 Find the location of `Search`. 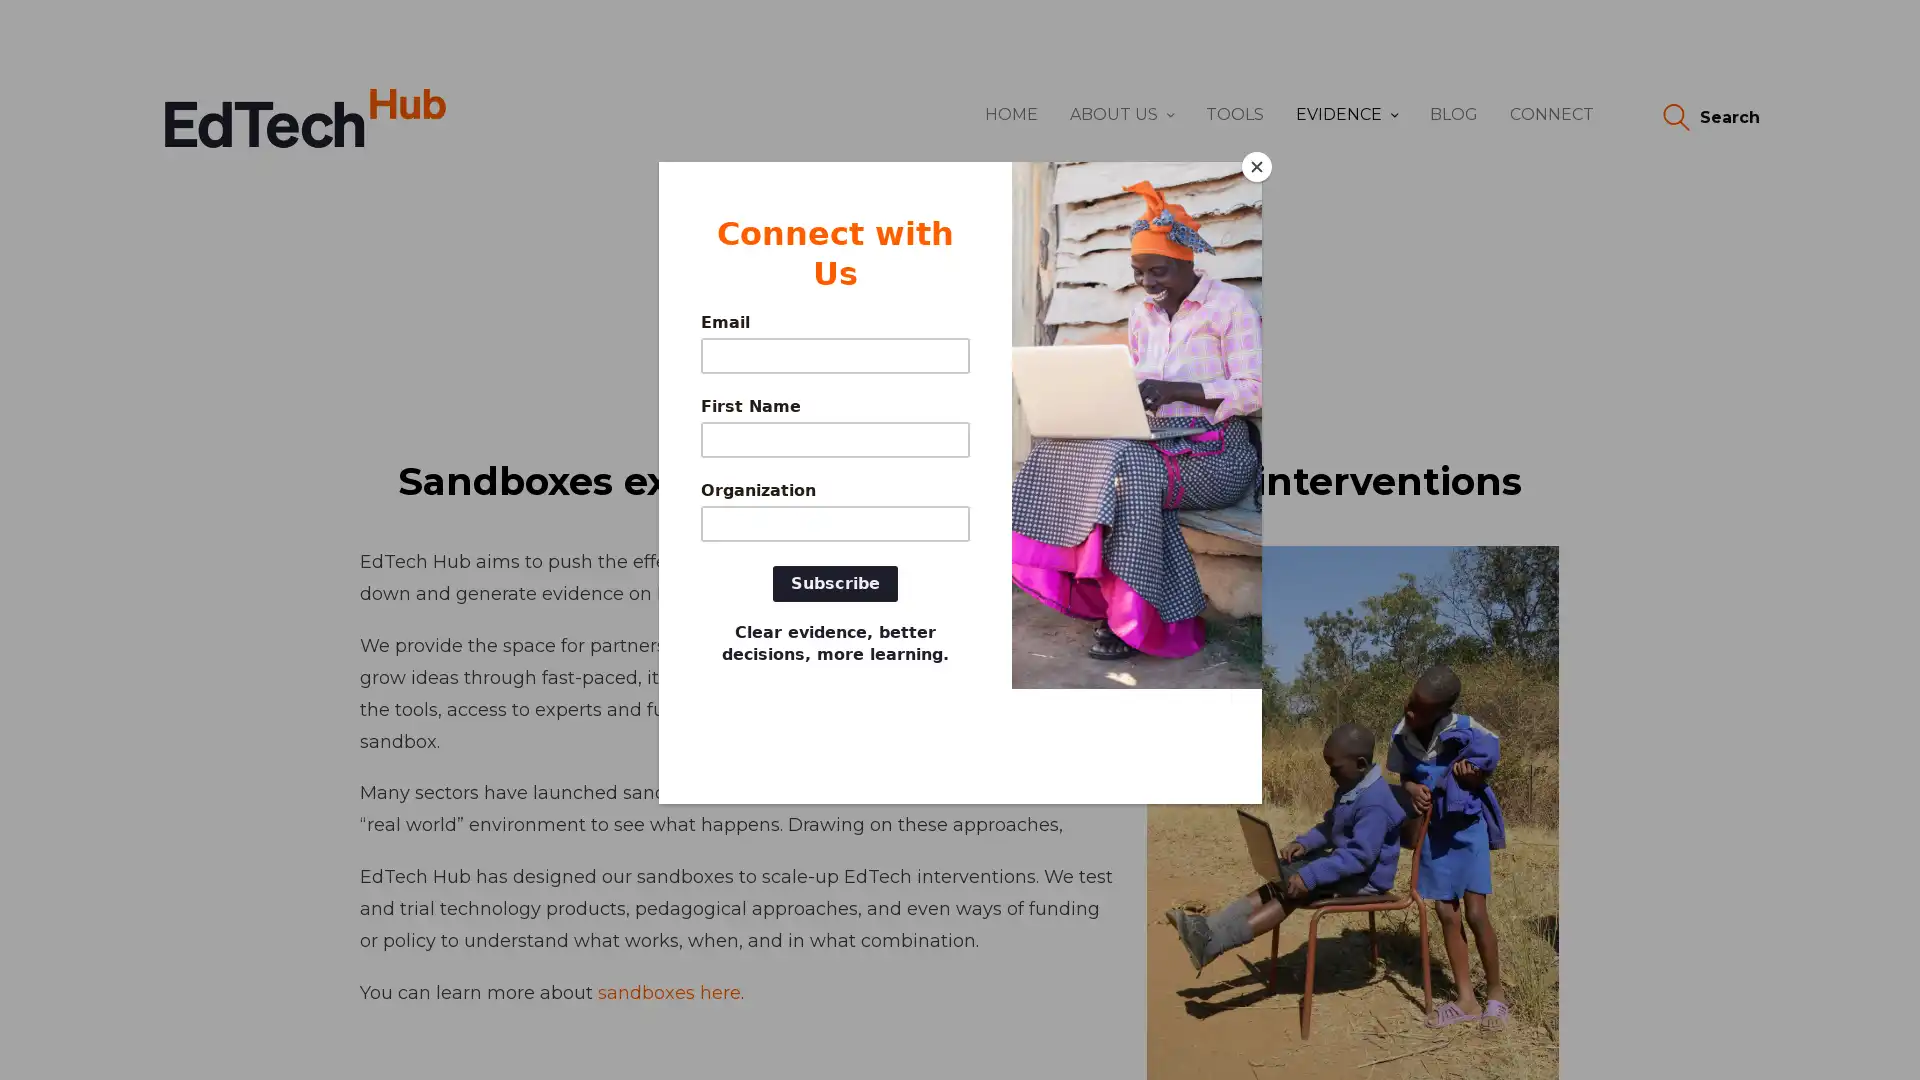

Search is located at coordinates (1709, 118).